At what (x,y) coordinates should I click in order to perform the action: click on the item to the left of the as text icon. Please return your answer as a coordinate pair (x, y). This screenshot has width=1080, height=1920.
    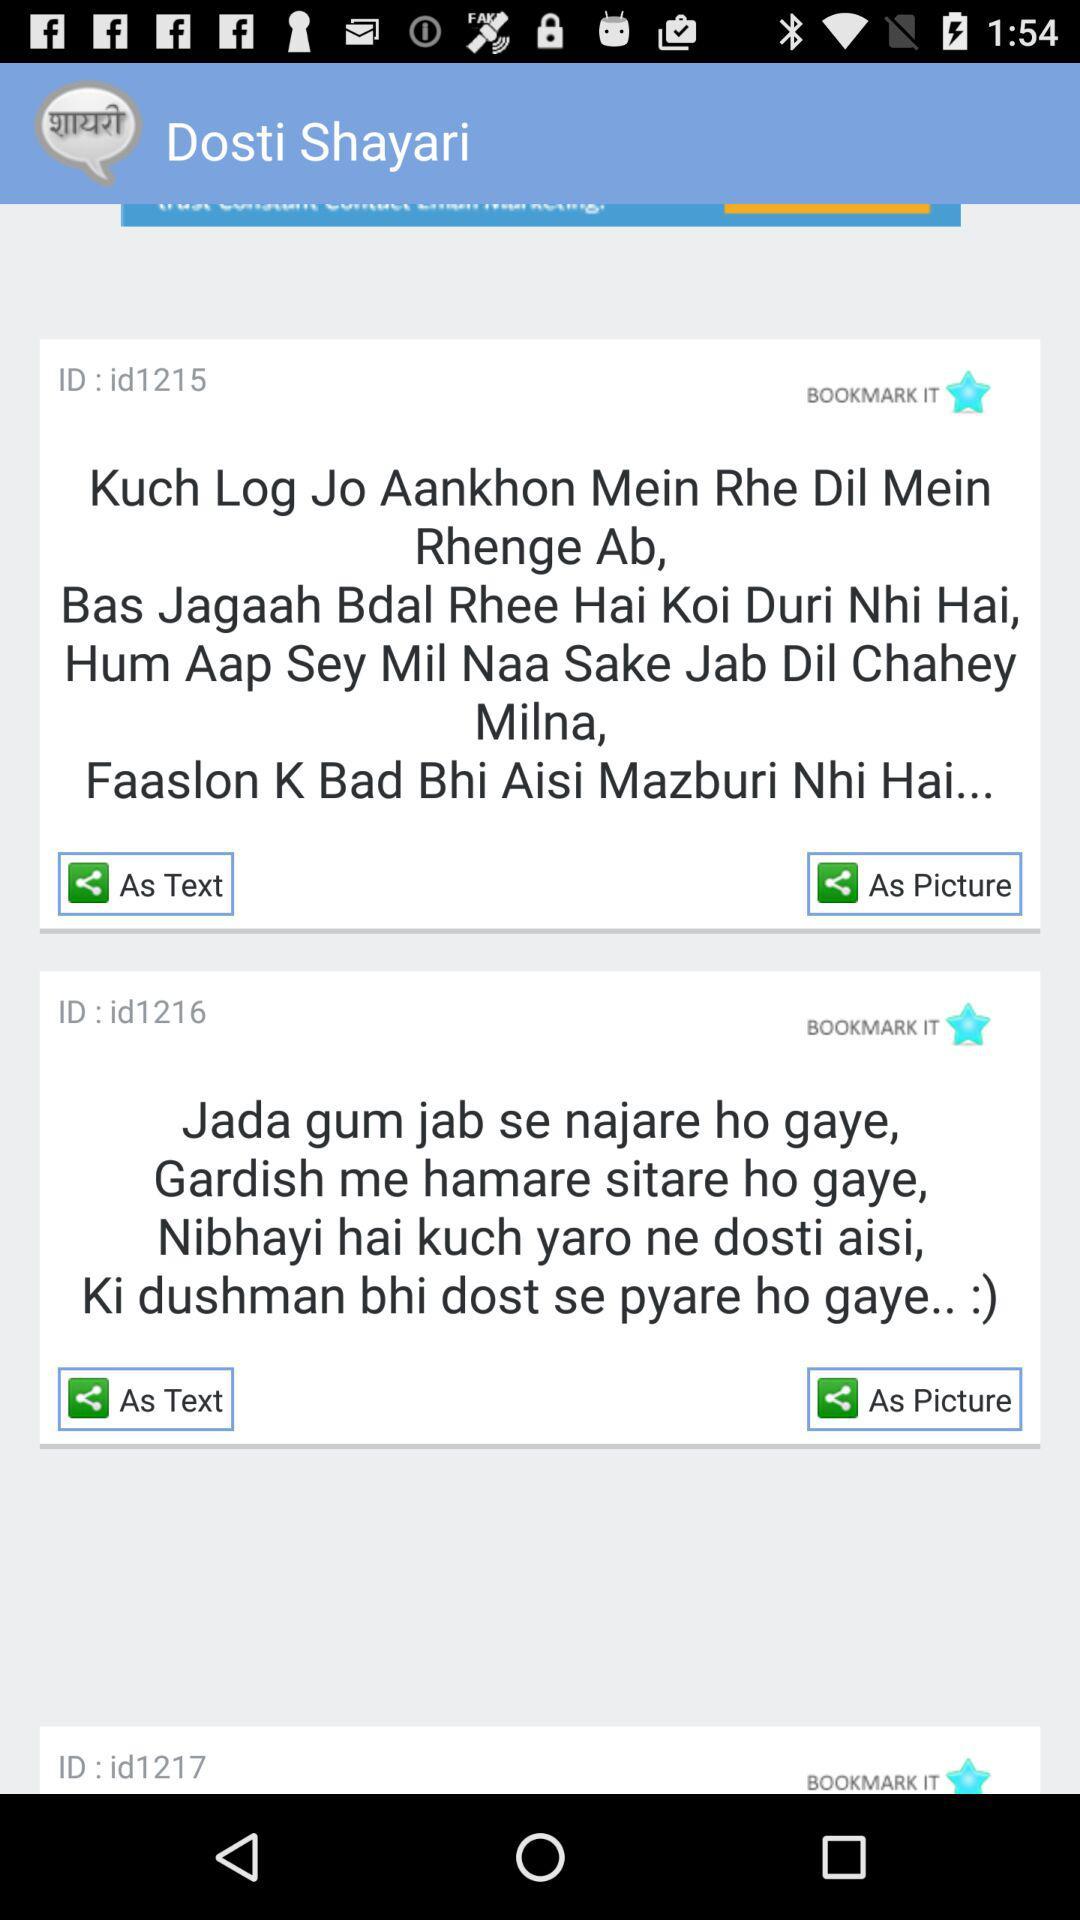
    Looking at the image, I should click on (93, 1396).